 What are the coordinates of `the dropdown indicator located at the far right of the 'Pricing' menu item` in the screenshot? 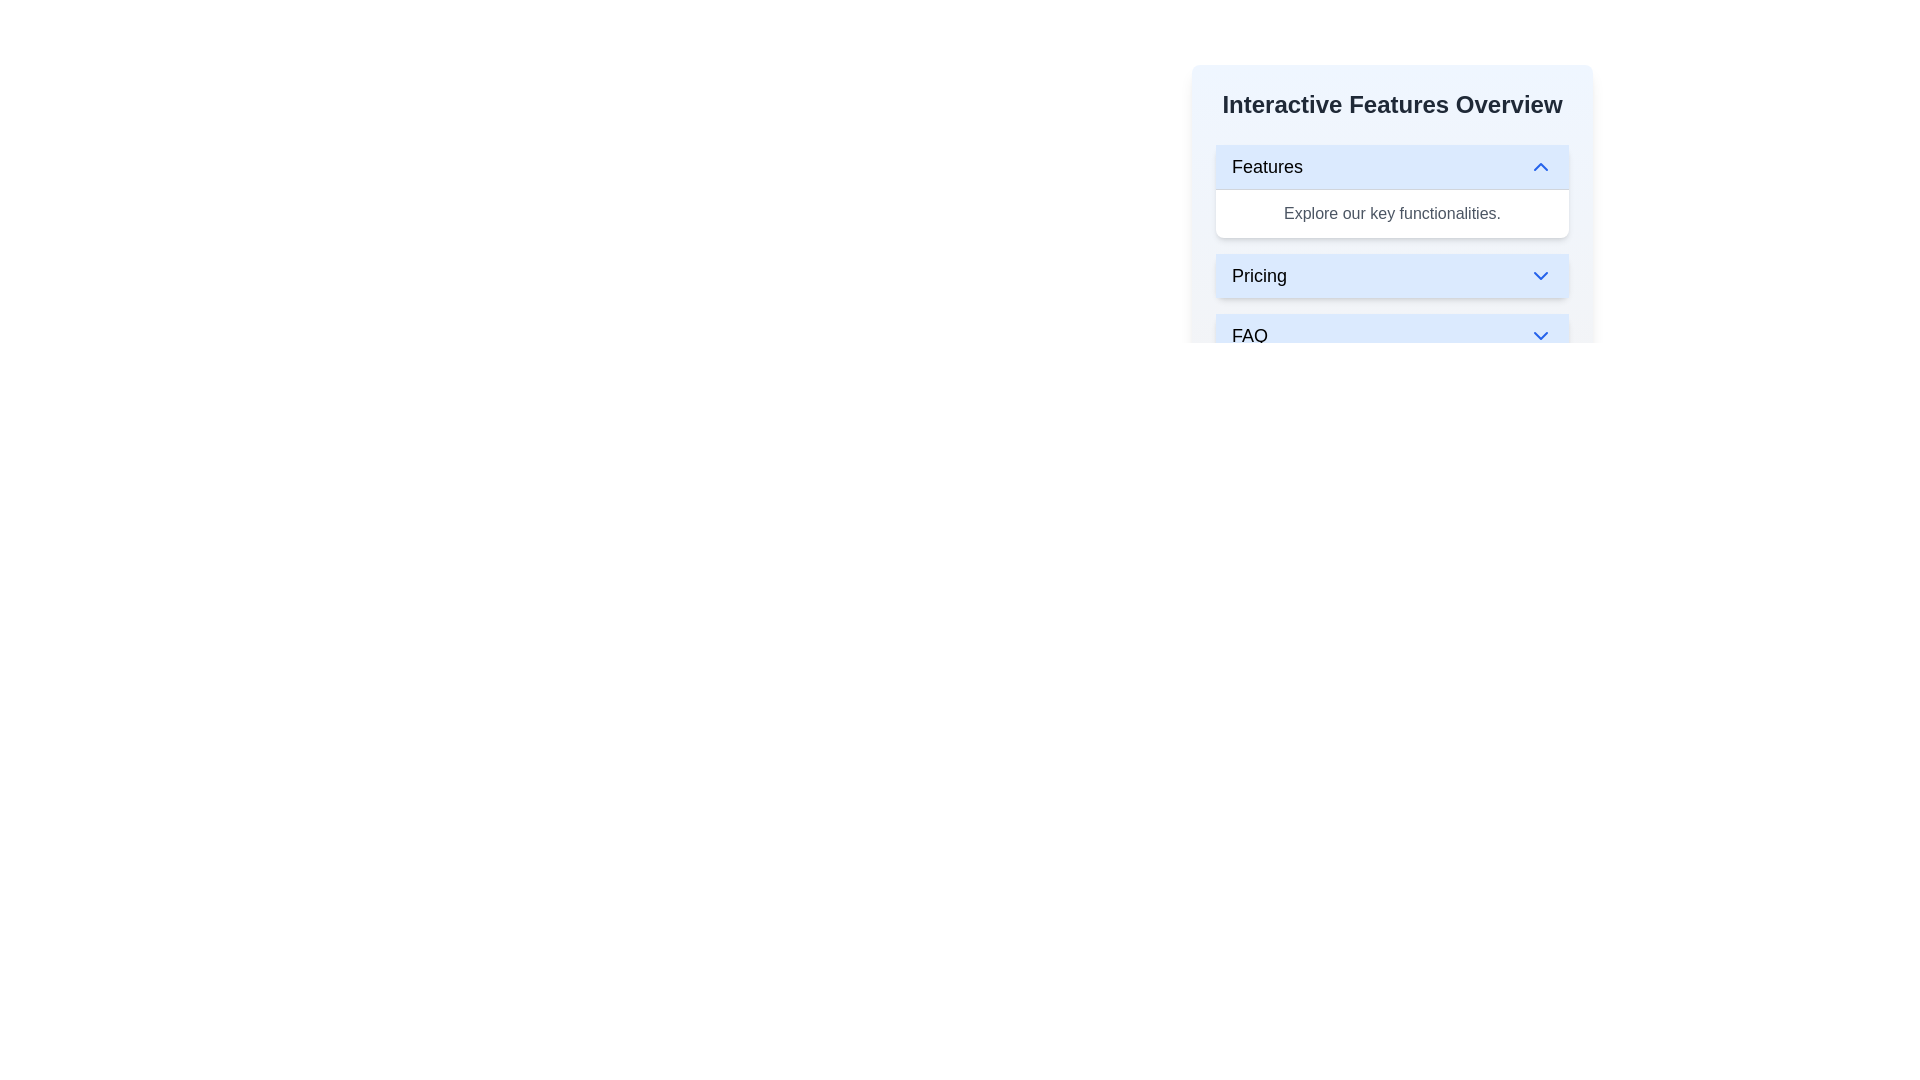 It's located at (1539, 276).